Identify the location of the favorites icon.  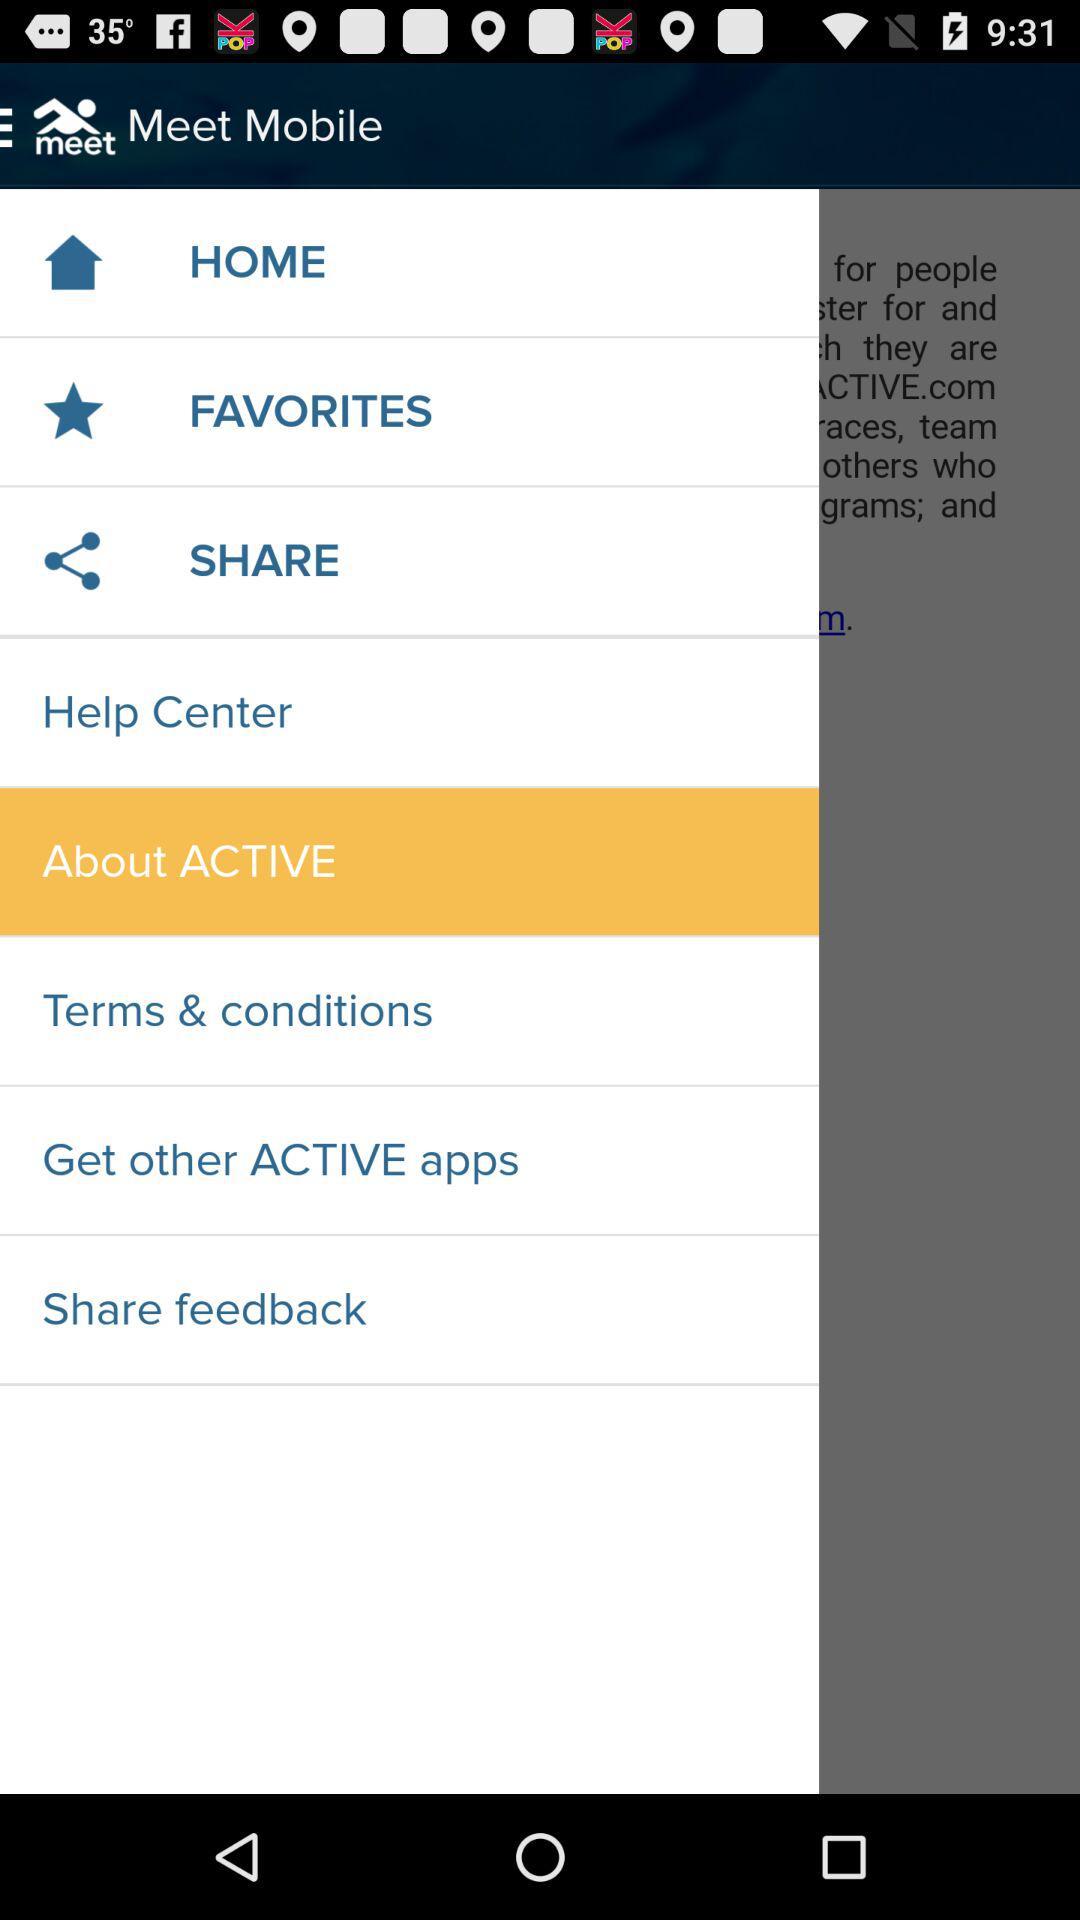
(310, 410).